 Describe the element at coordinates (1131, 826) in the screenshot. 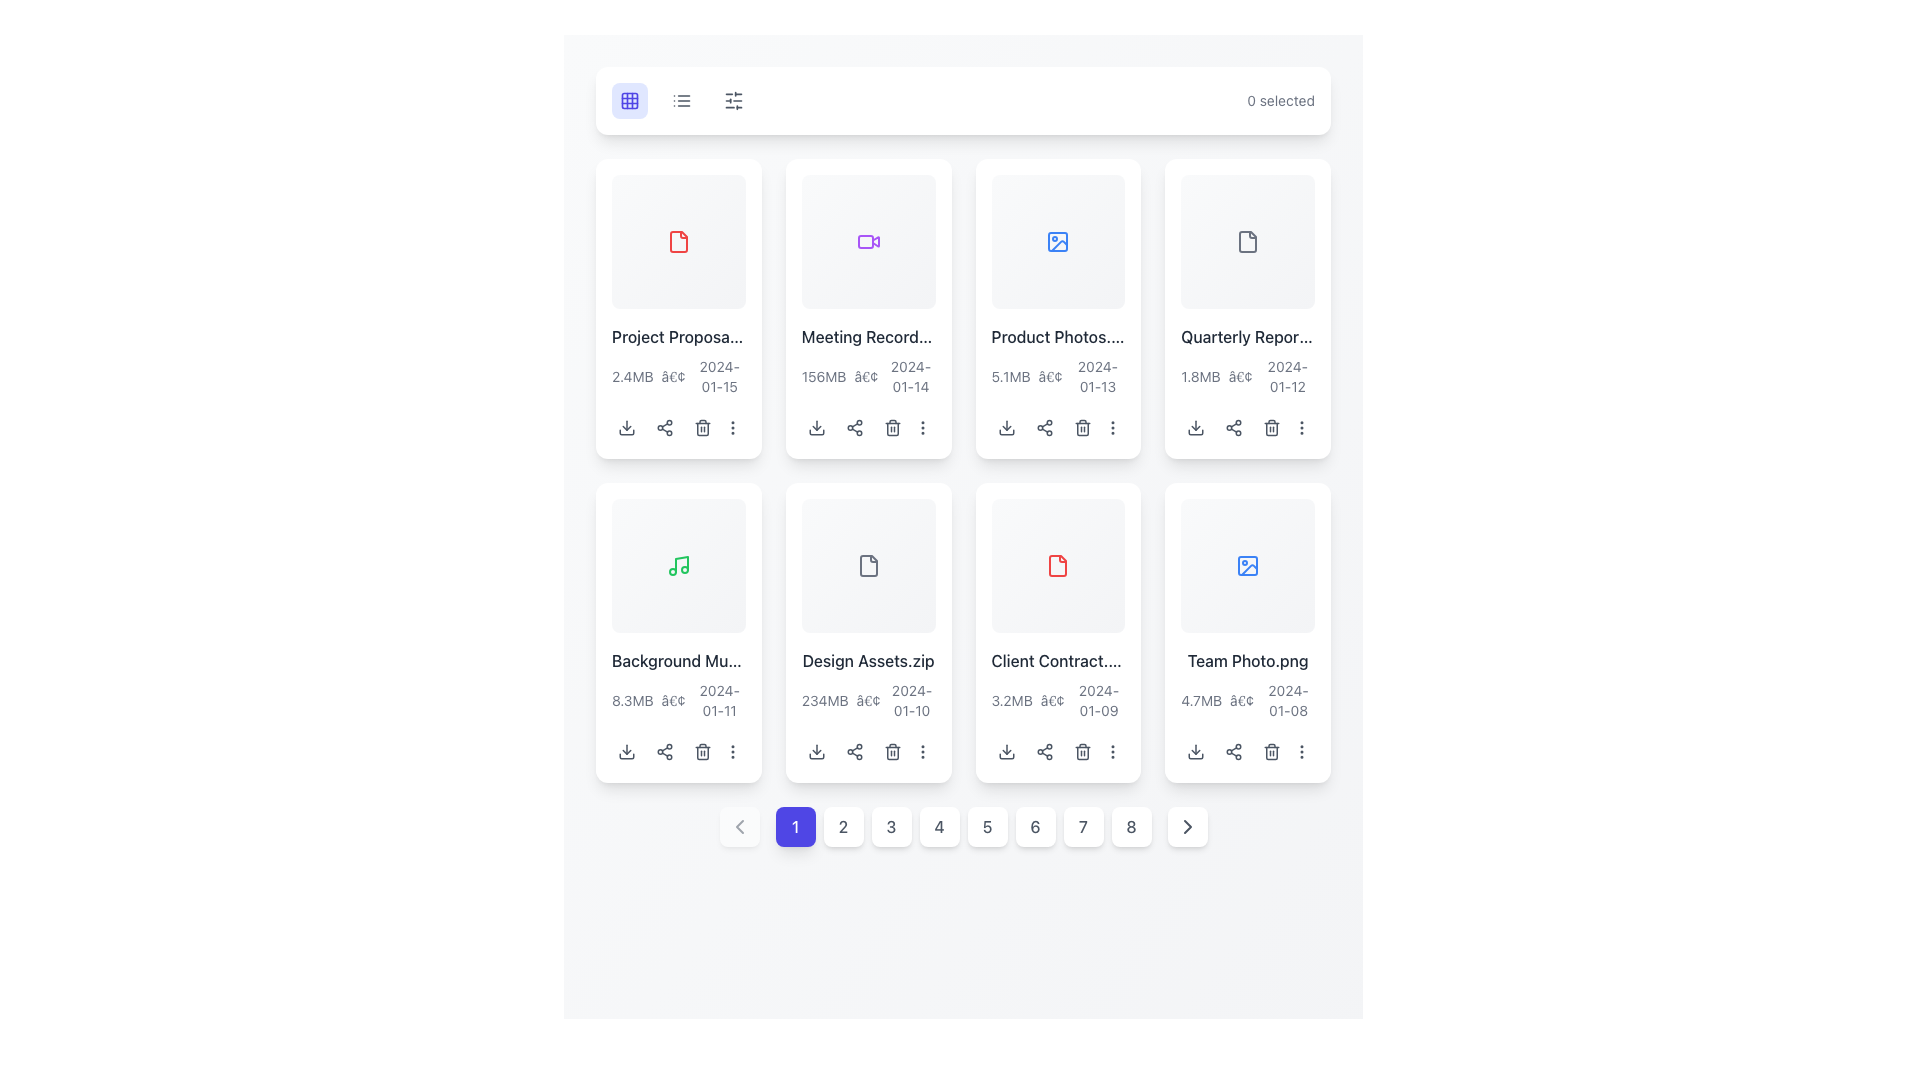

I see `the pagination button displaying the number '8'` at that location.